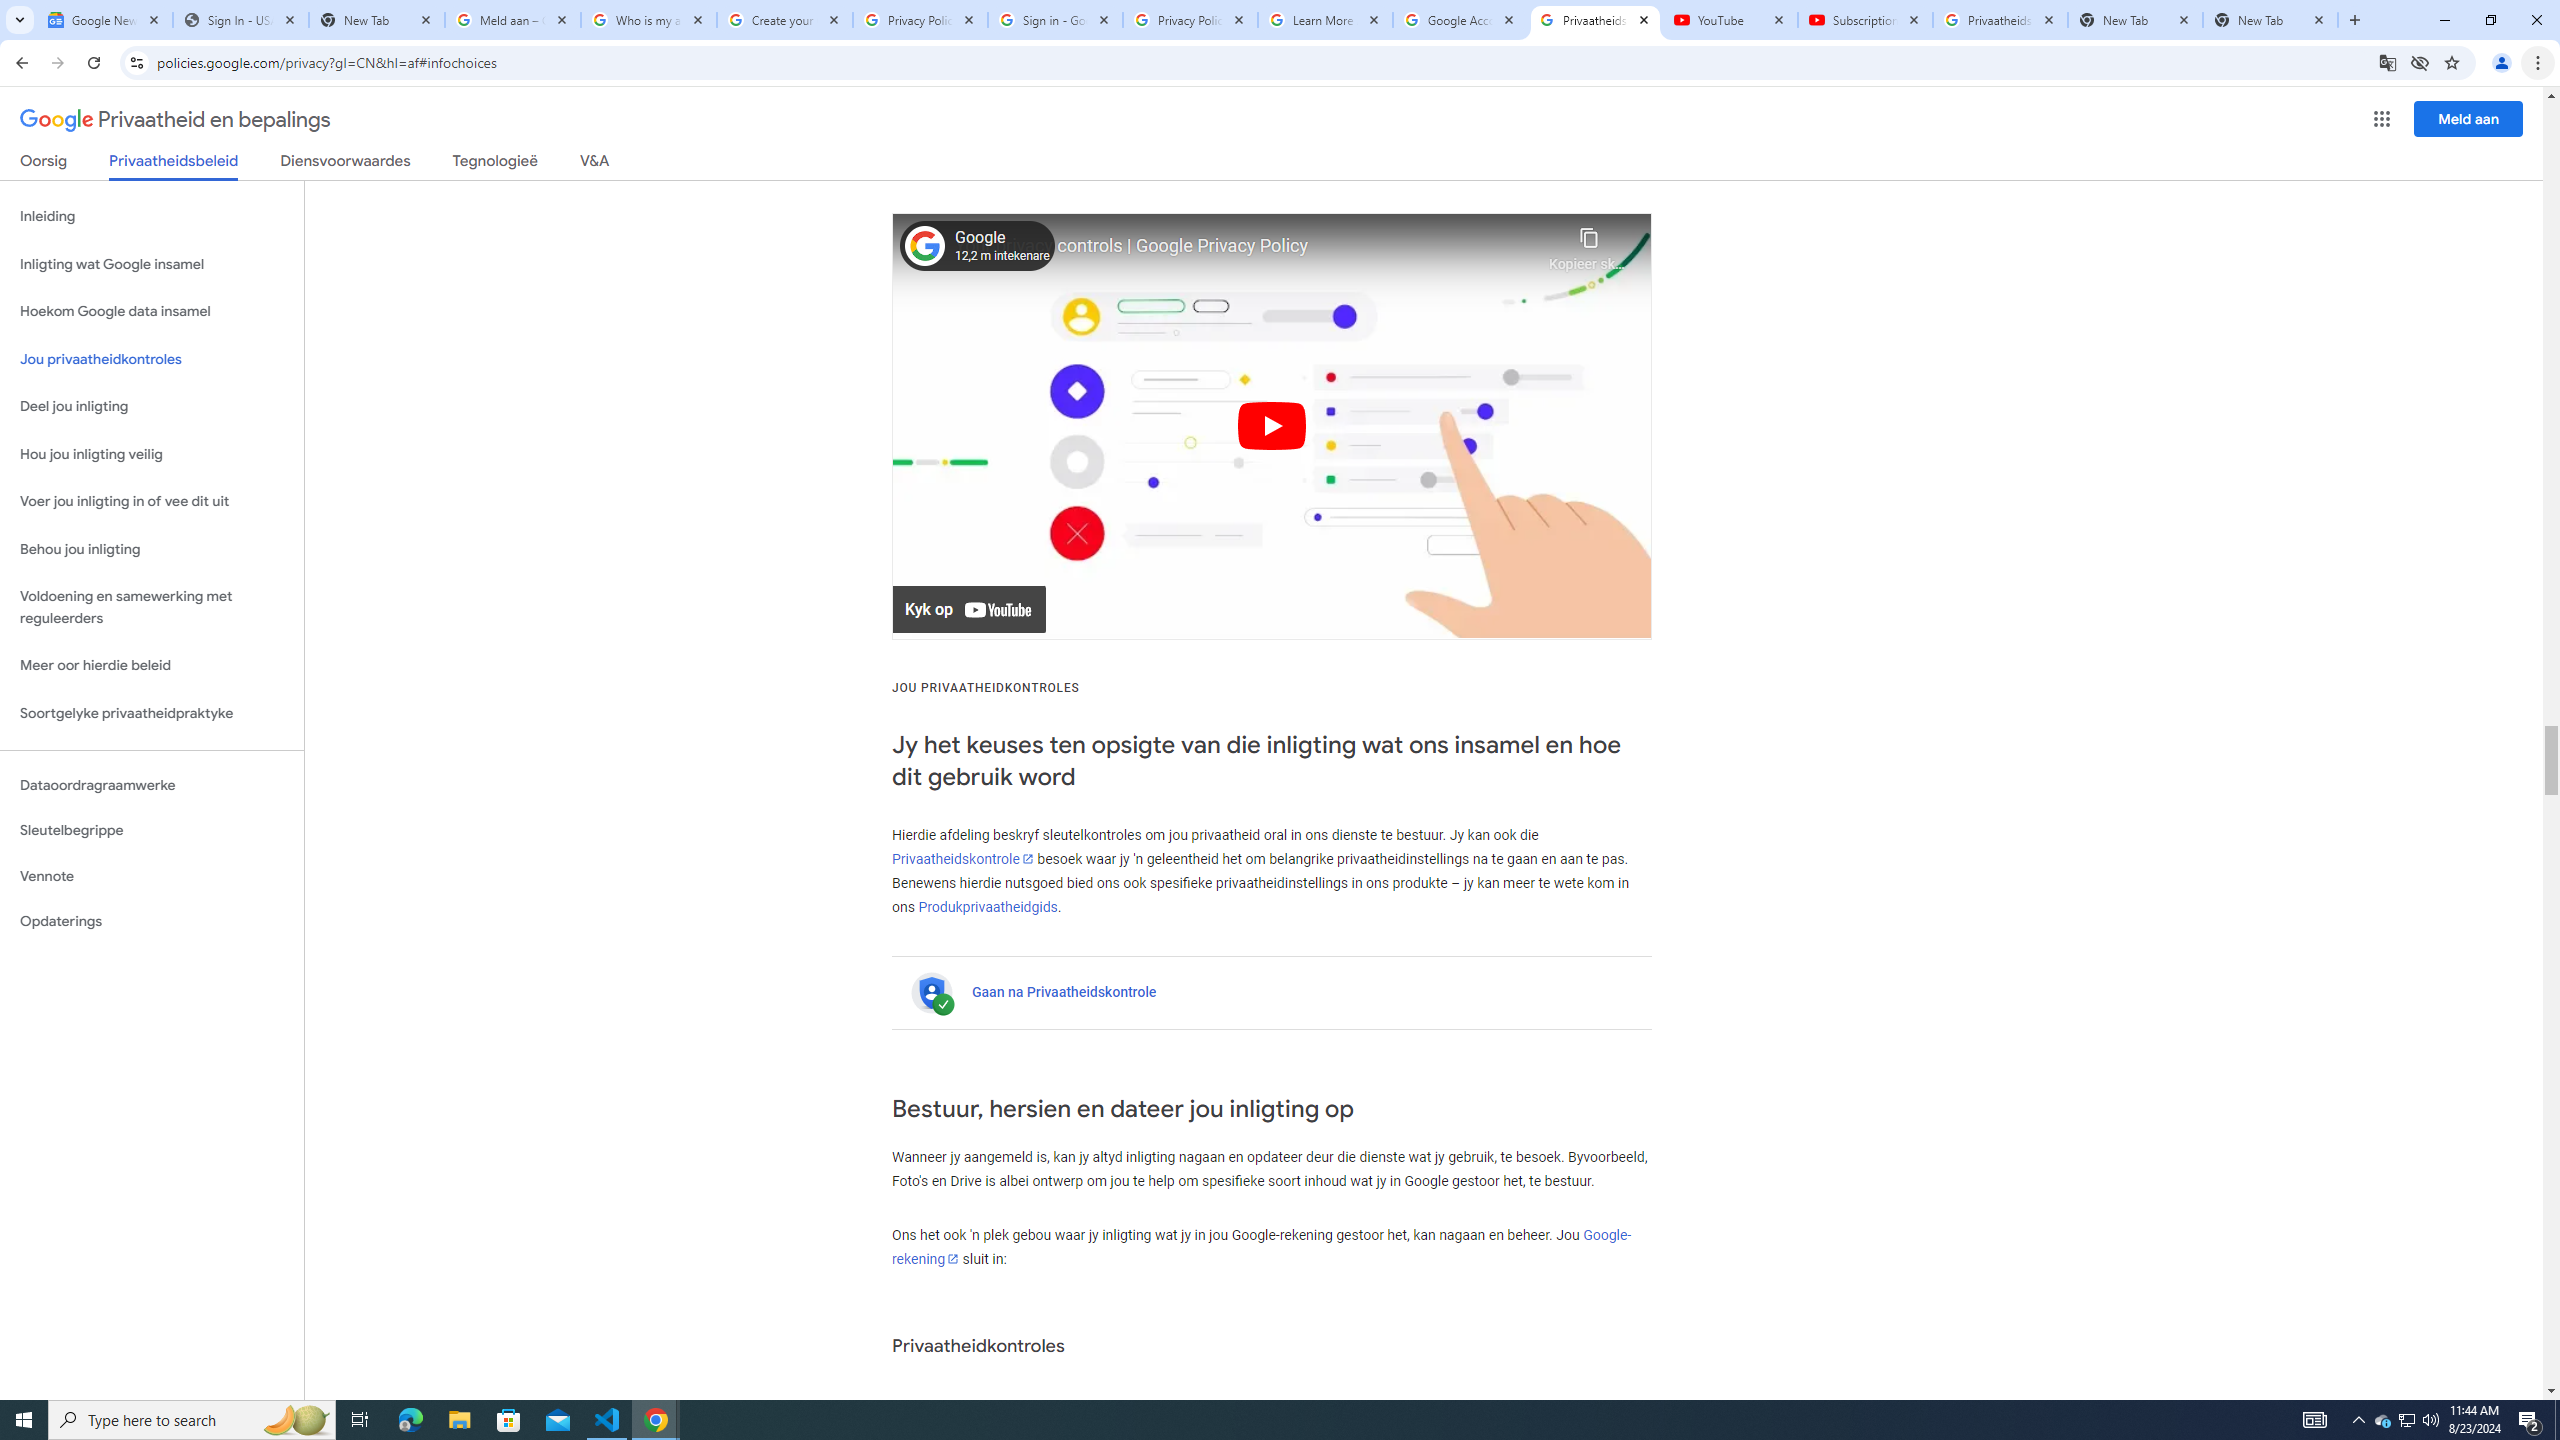  I want to click on 'Jou privaatheidkontroles', so click(151, 360).